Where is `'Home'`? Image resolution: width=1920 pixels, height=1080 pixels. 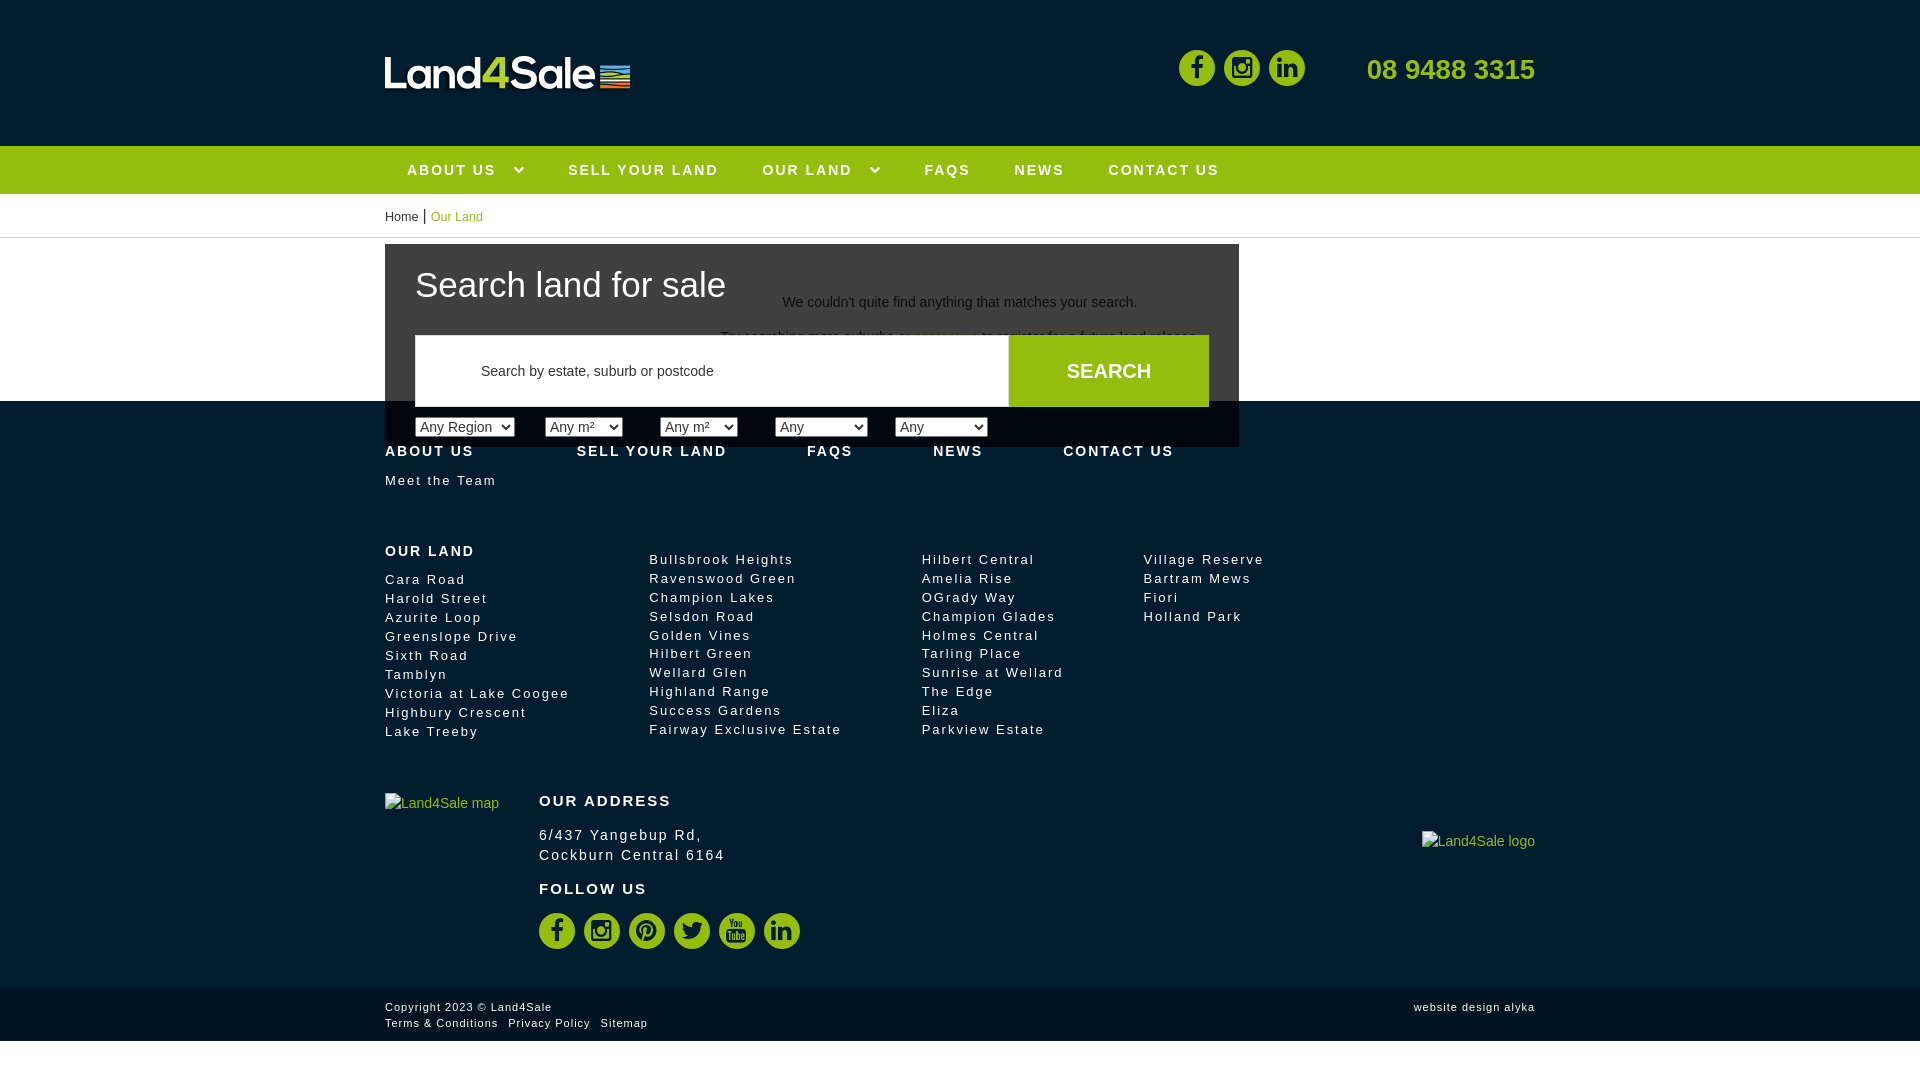 'Home' is located at coordinates (384, 216).